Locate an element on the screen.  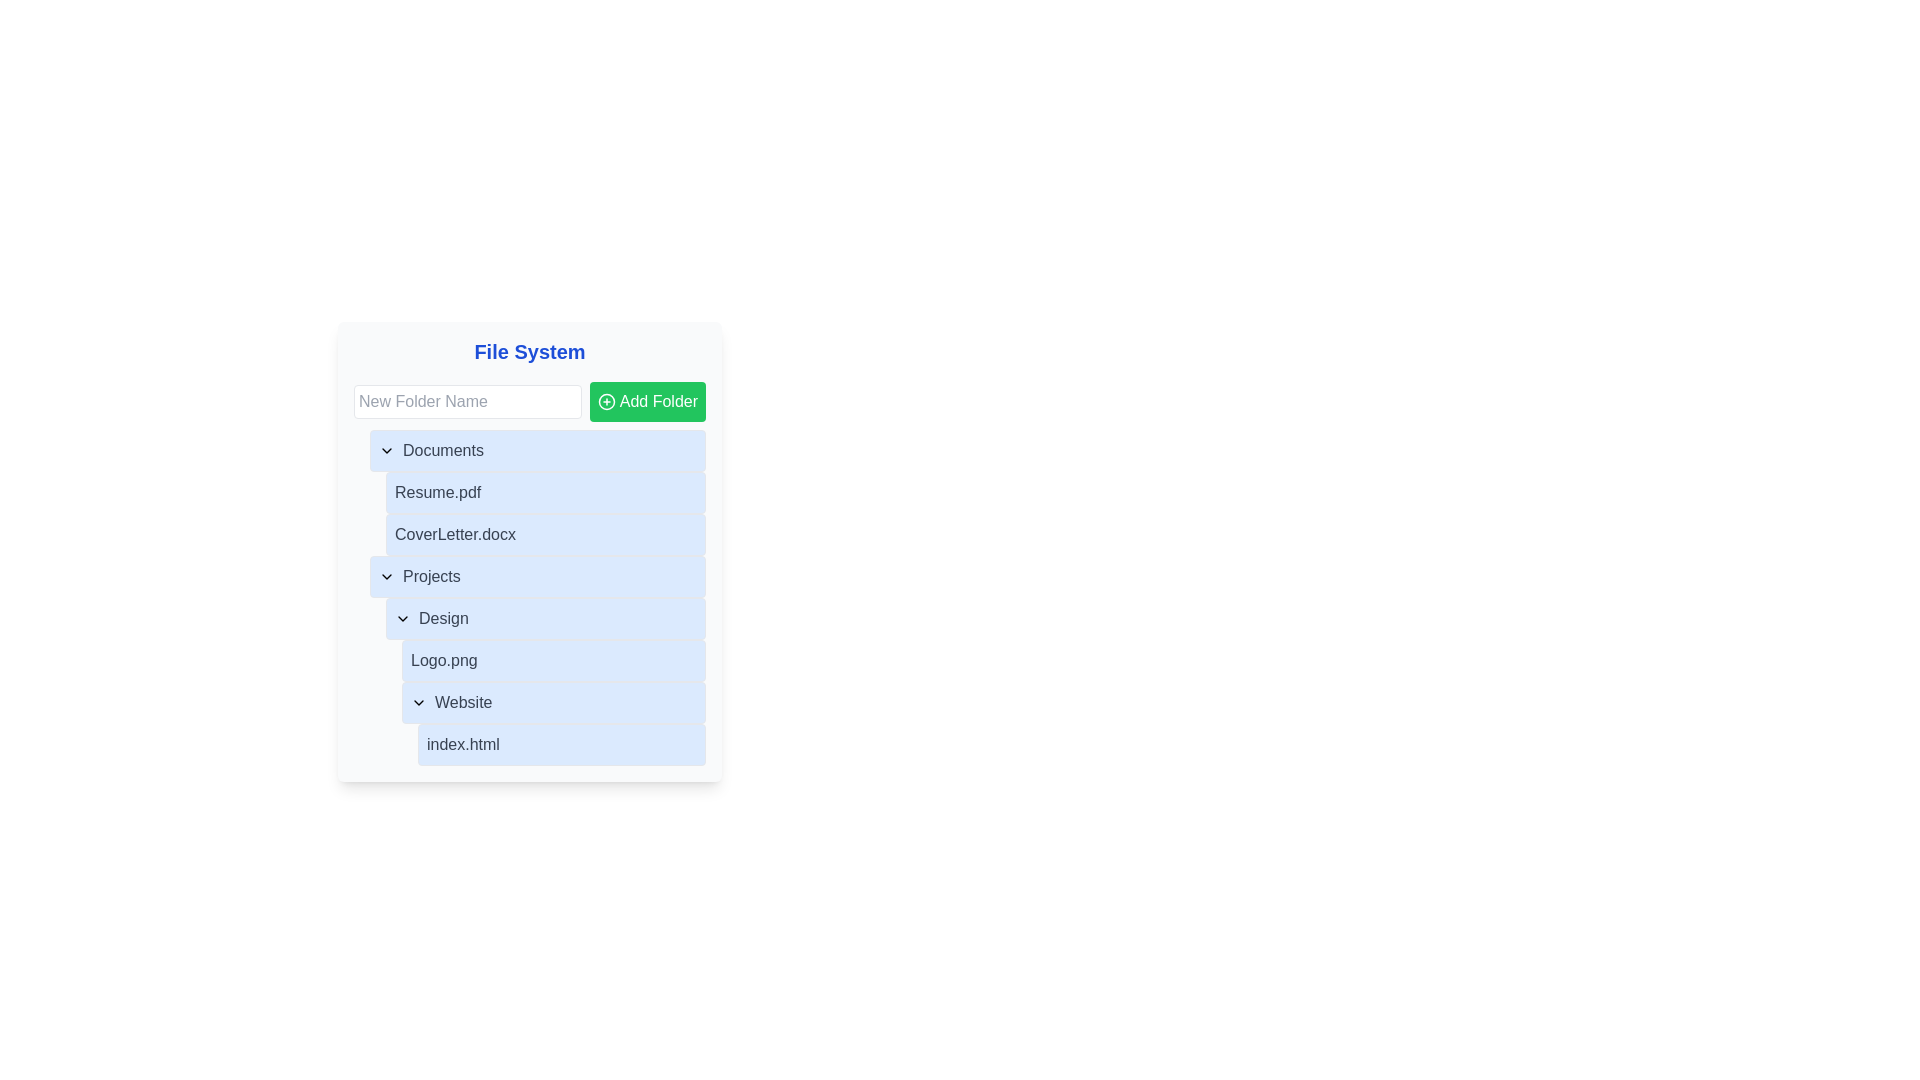
the chevron icon to the left of the 'Documents' text in the file browser is located at coordinates (390, 451).